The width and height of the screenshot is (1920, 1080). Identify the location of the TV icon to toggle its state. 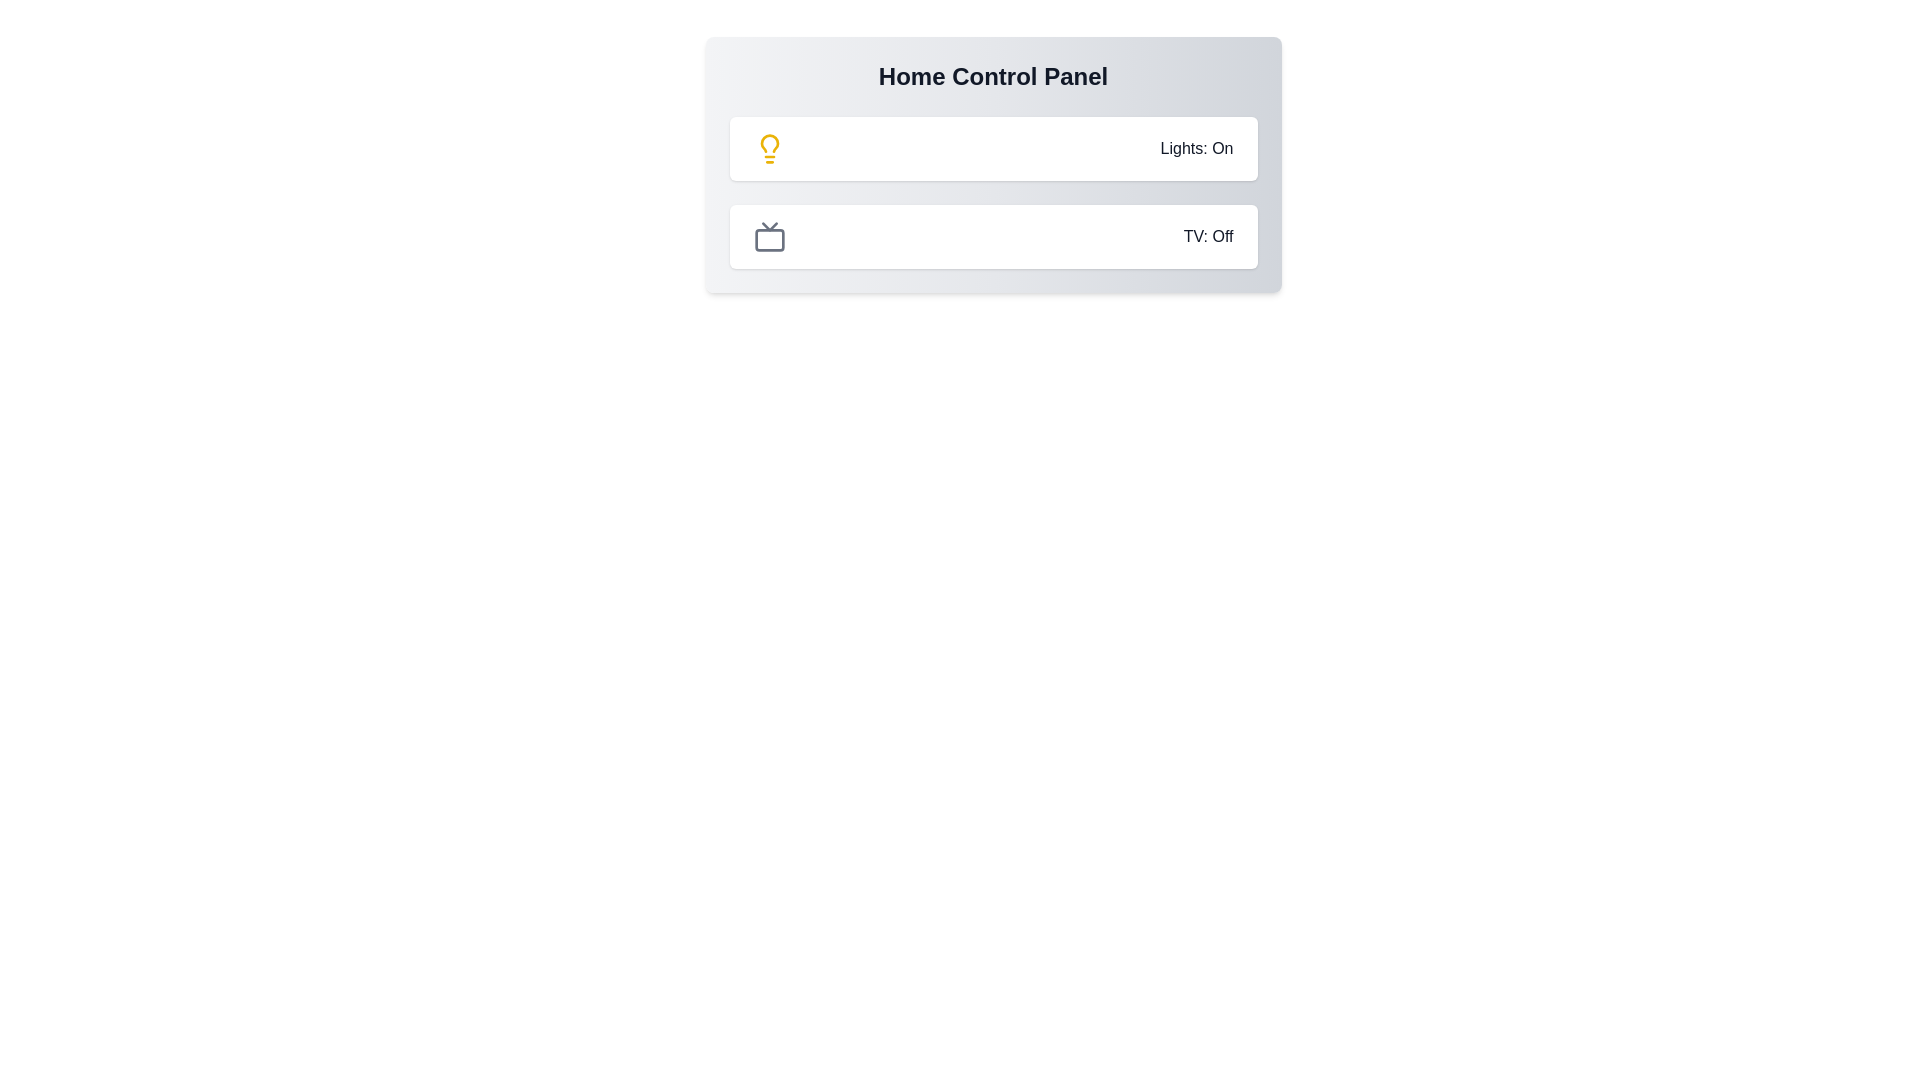
(768, 235).